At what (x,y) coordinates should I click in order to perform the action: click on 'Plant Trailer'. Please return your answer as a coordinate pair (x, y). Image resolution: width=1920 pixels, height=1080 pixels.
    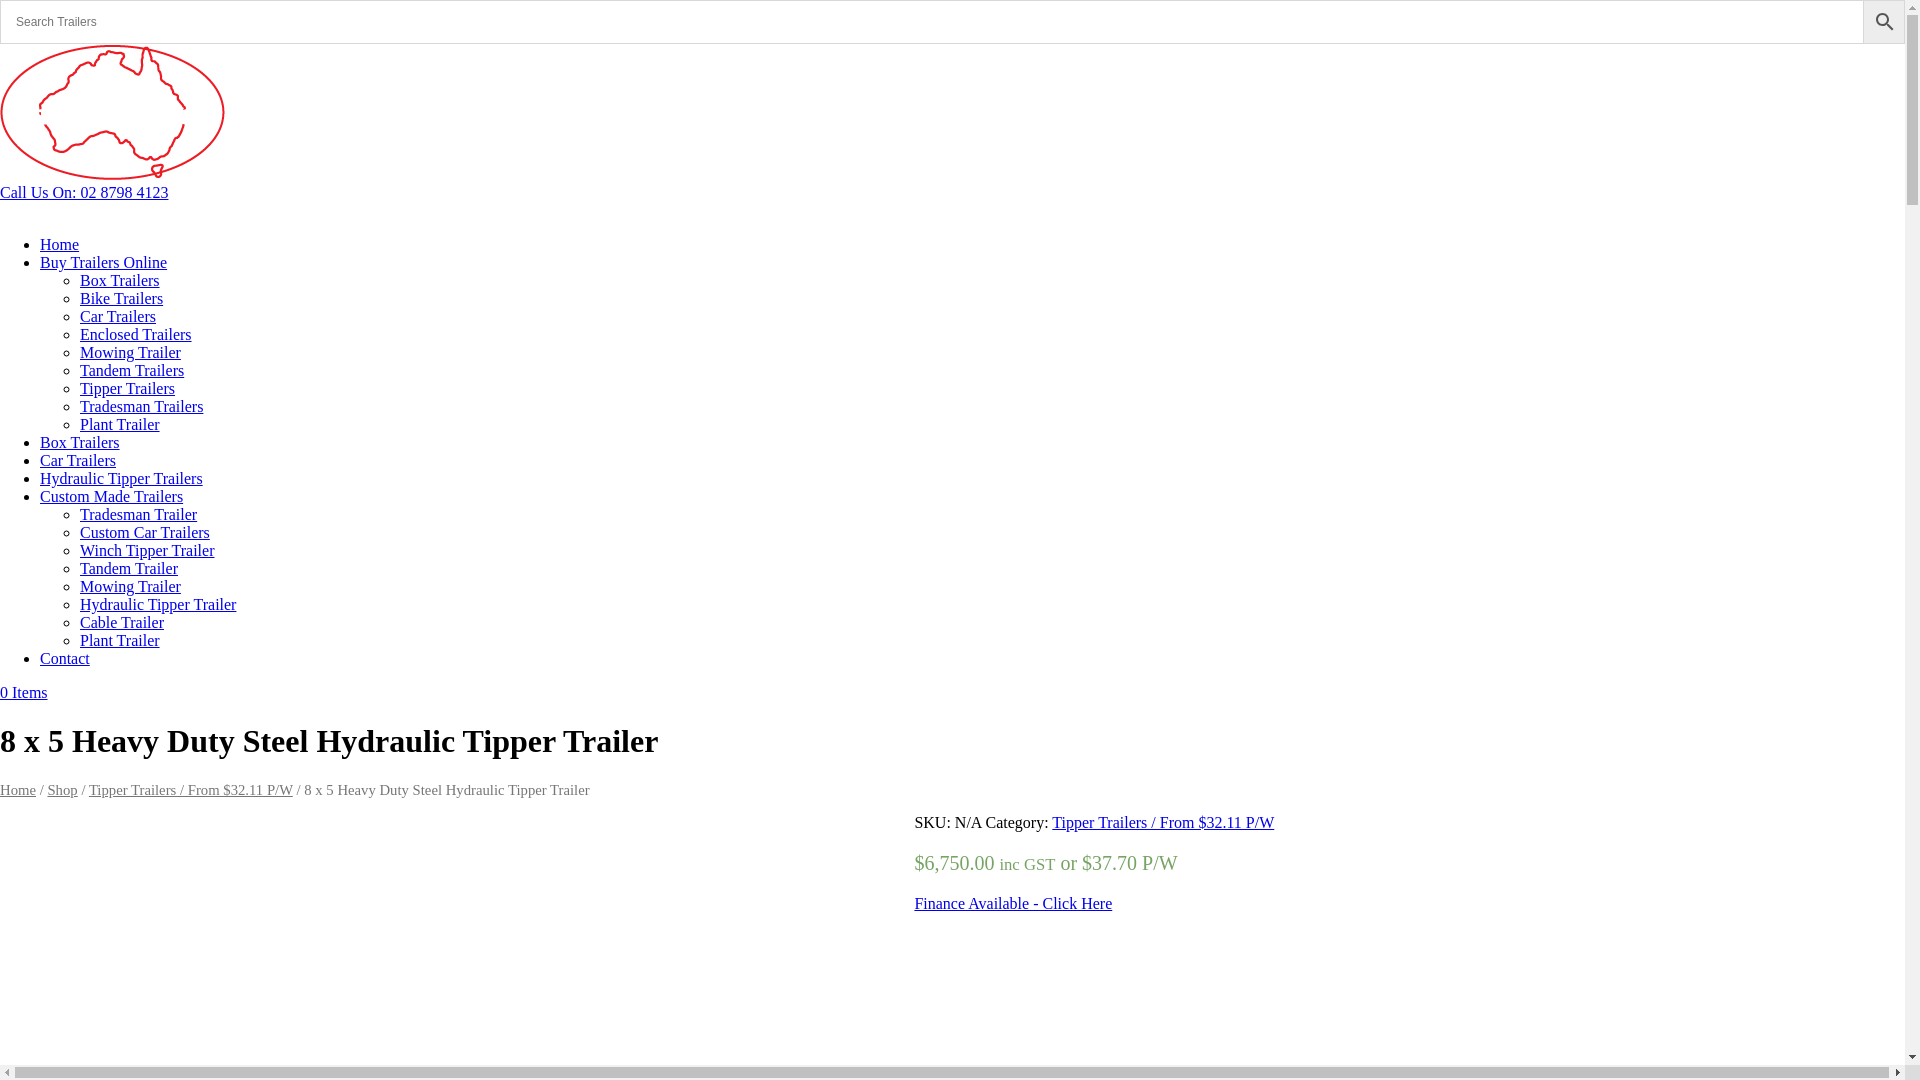
    Looking at the image, I should click on (80, 640).